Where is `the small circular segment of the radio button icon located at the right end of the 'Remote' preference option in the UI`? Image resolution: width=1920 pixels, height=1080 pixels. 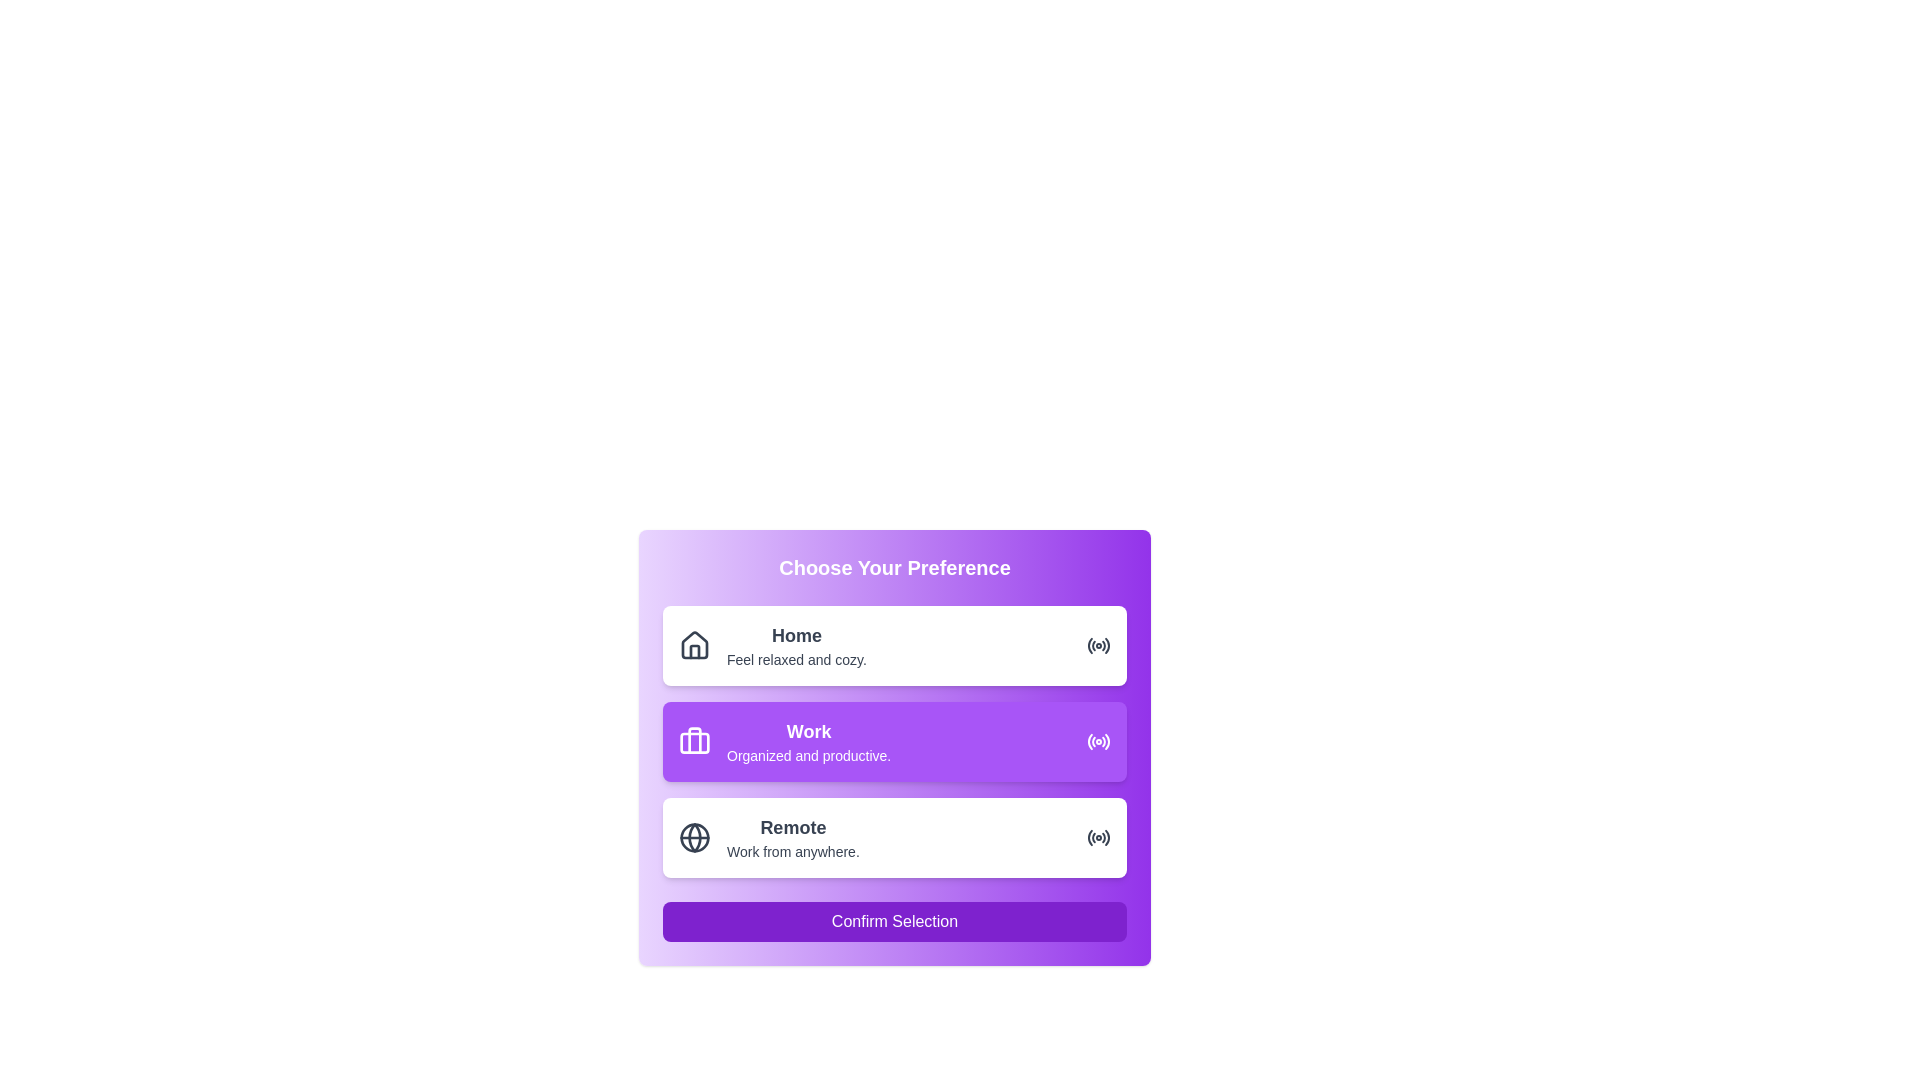
the small circular segment of the radio button icon located at the right end of the 'Remote' preference option in the UI is located at coordinates (1103, 838).